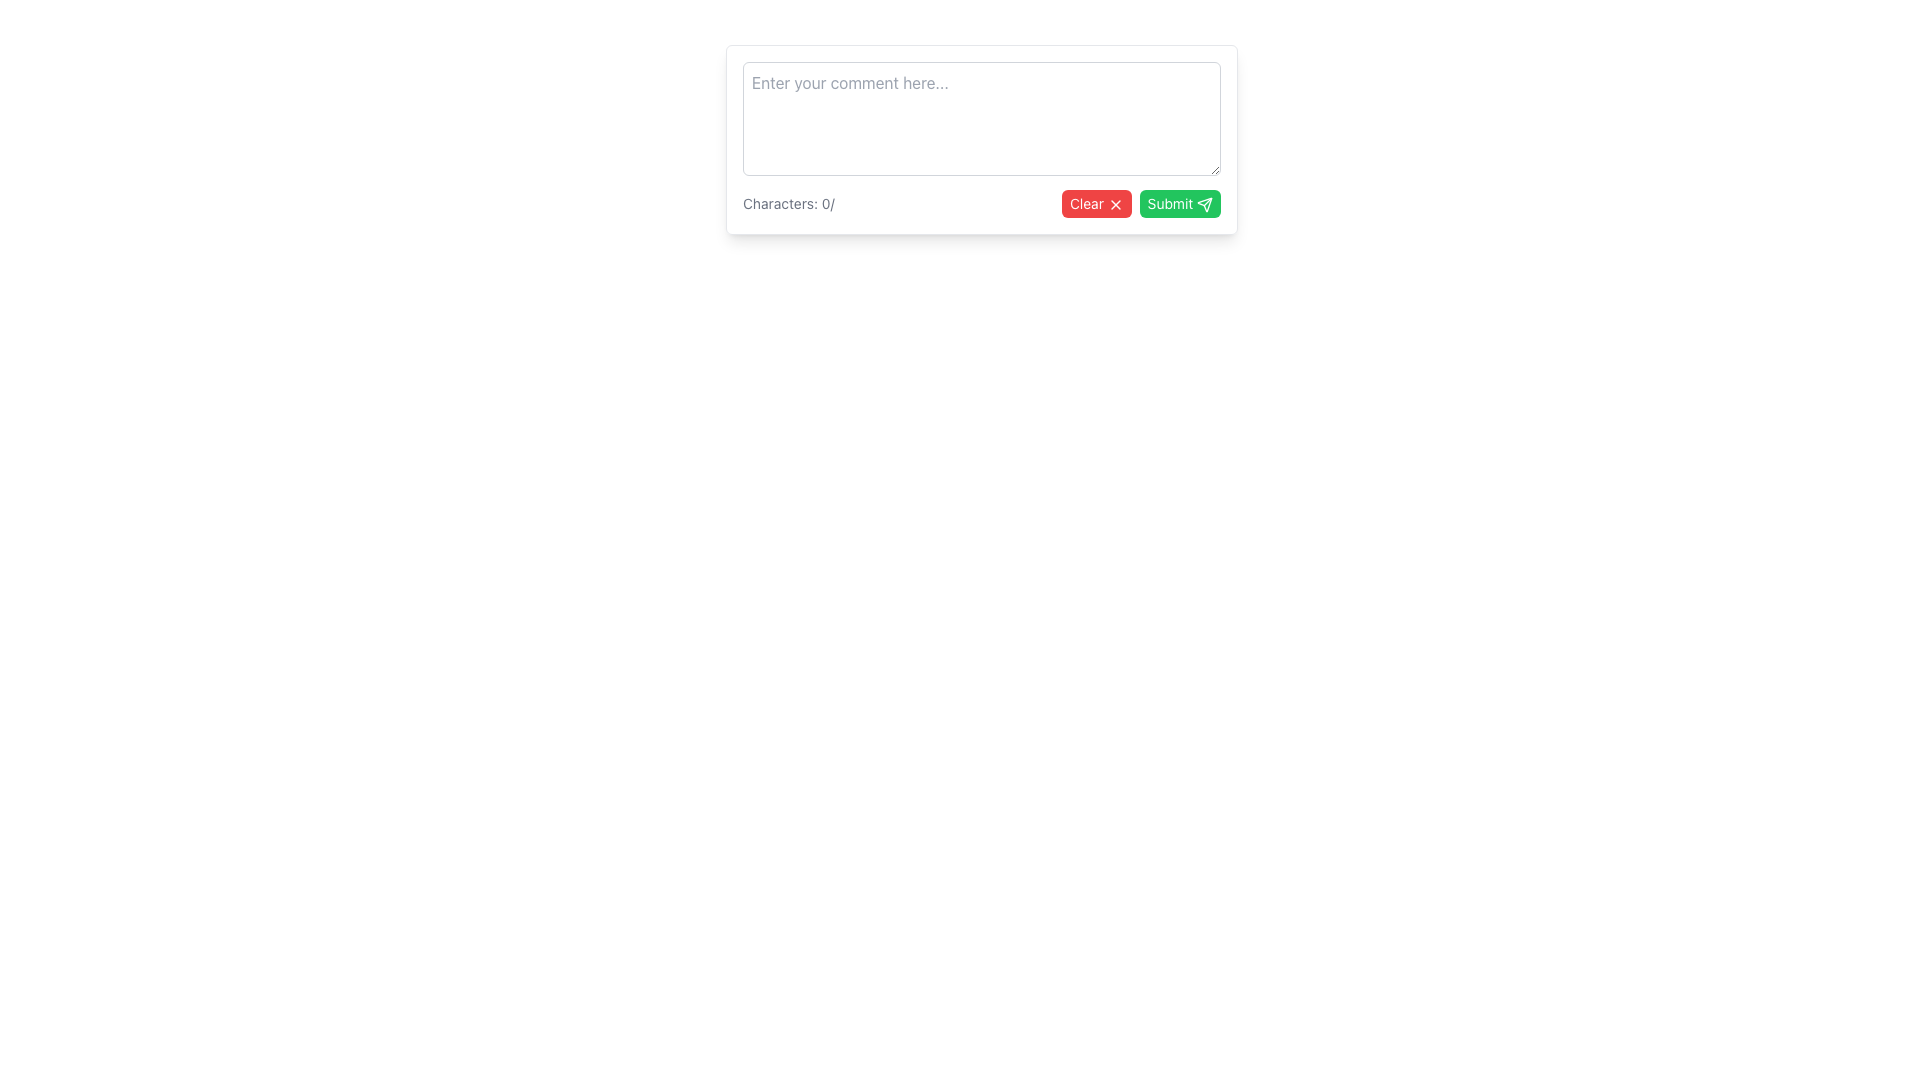 The height and width of the screenshot is (1080, 1920). What do you see at coordinates (1114, 205) in the screenshot?
I see `the cross (X) icon located inside the 'Clear' button in the form section, which is centrally aligned and has a red background` at bounding box center [1114, 205].